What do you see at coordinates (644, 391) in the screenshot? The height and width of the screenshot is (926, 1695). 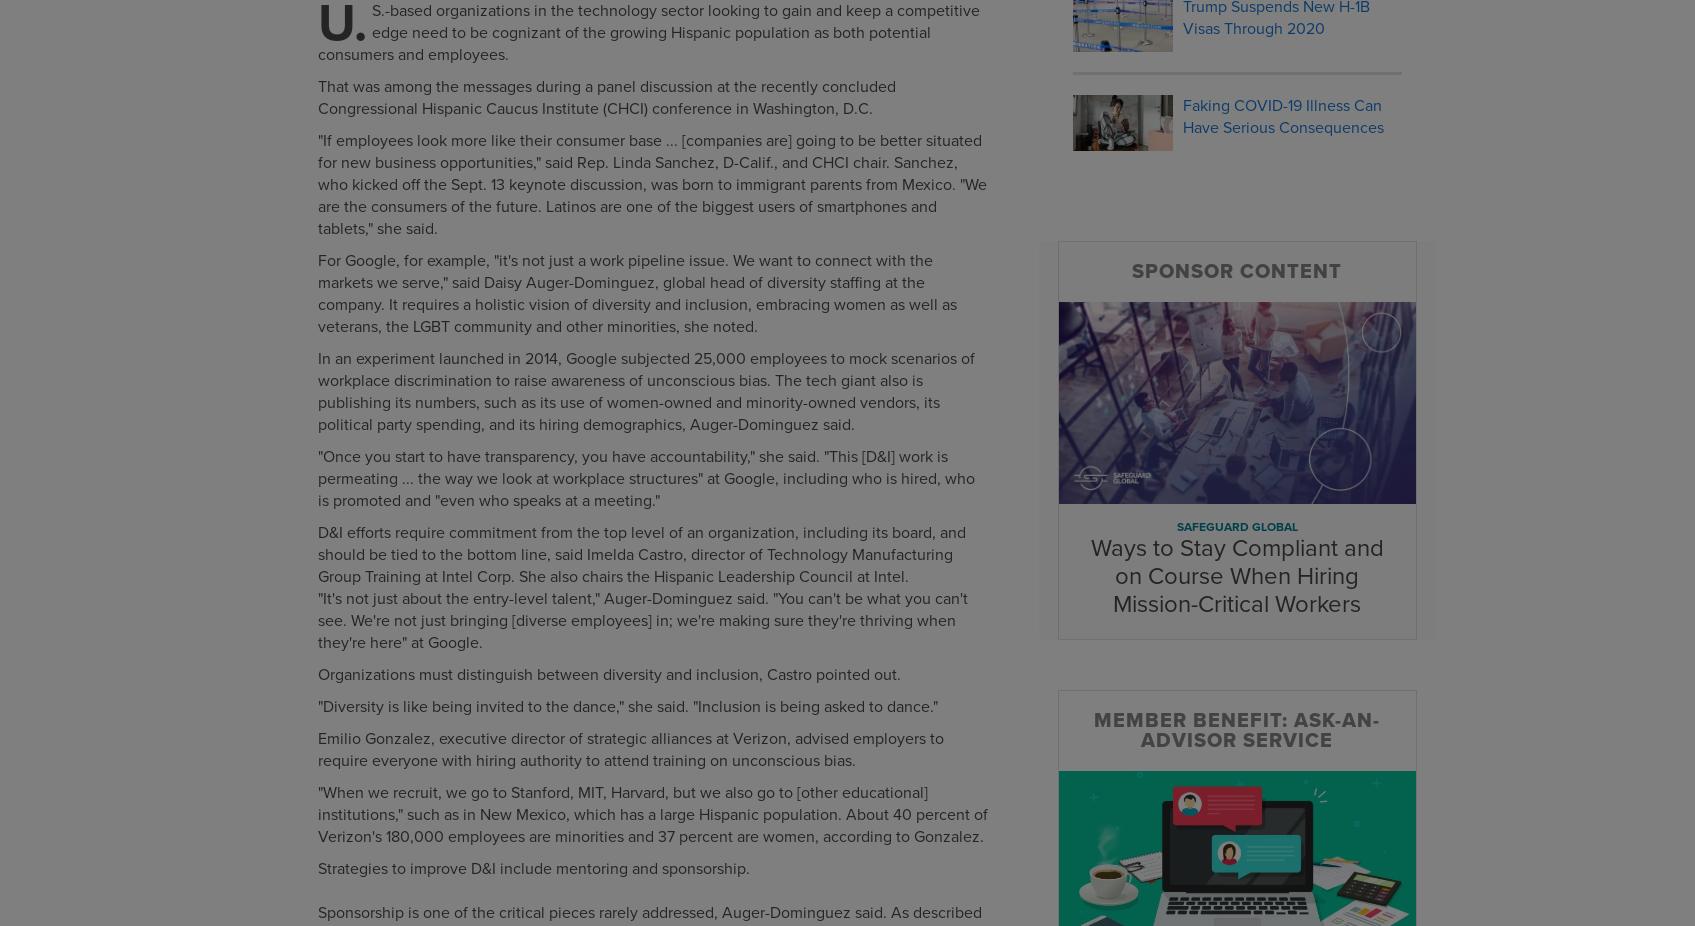 I see `'In an experiment launched in 2014, Google subjected 25,000 employees to mock scenarios of workplace discrimination to raise awareness of unconscious bias. The tech giant also is publishing its numbers, such as its use of women-owned and minority-owned vendors, its political party spending, and its hiring demographics, Auger-Dominguez said.'` at bounding box center [644, 391].